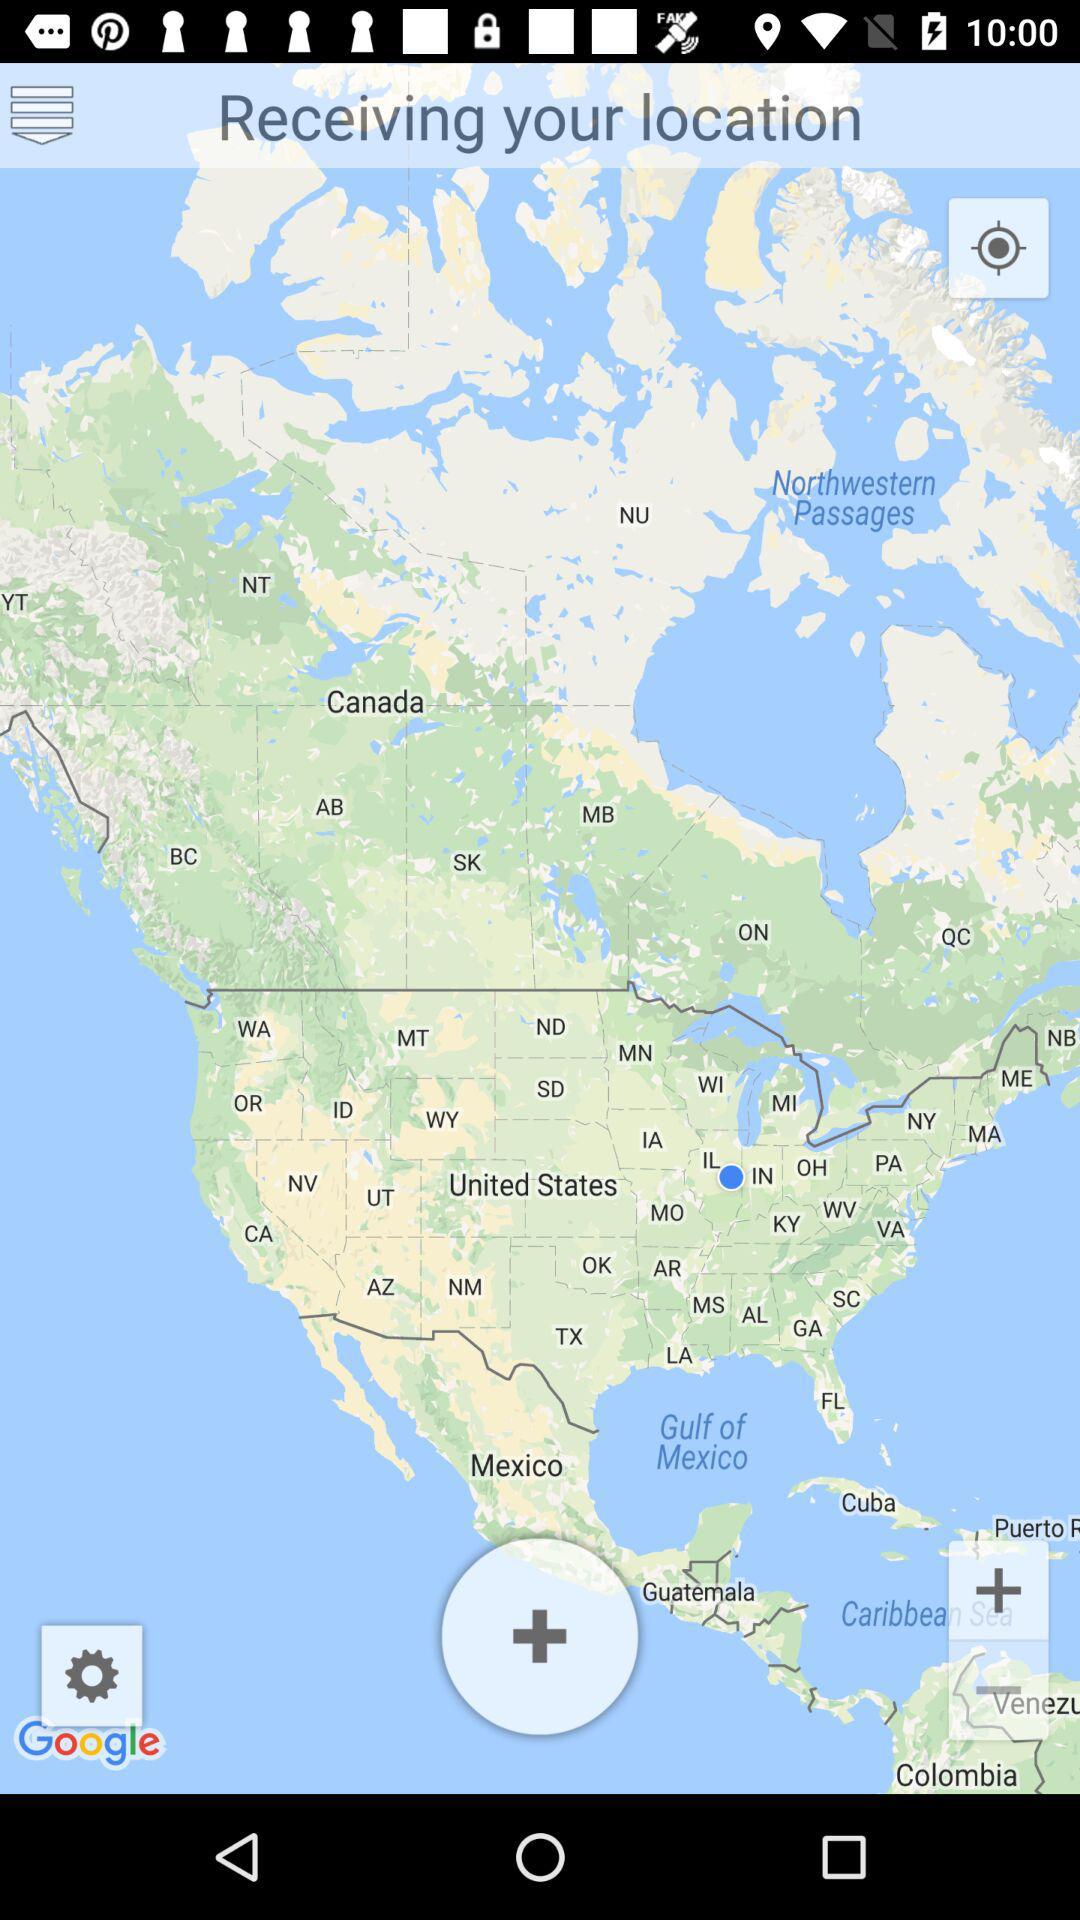 Image resolution: width=1080 pixels, height=1920 pixels. I want to click on icon at the top right corner, so click(998, 248).